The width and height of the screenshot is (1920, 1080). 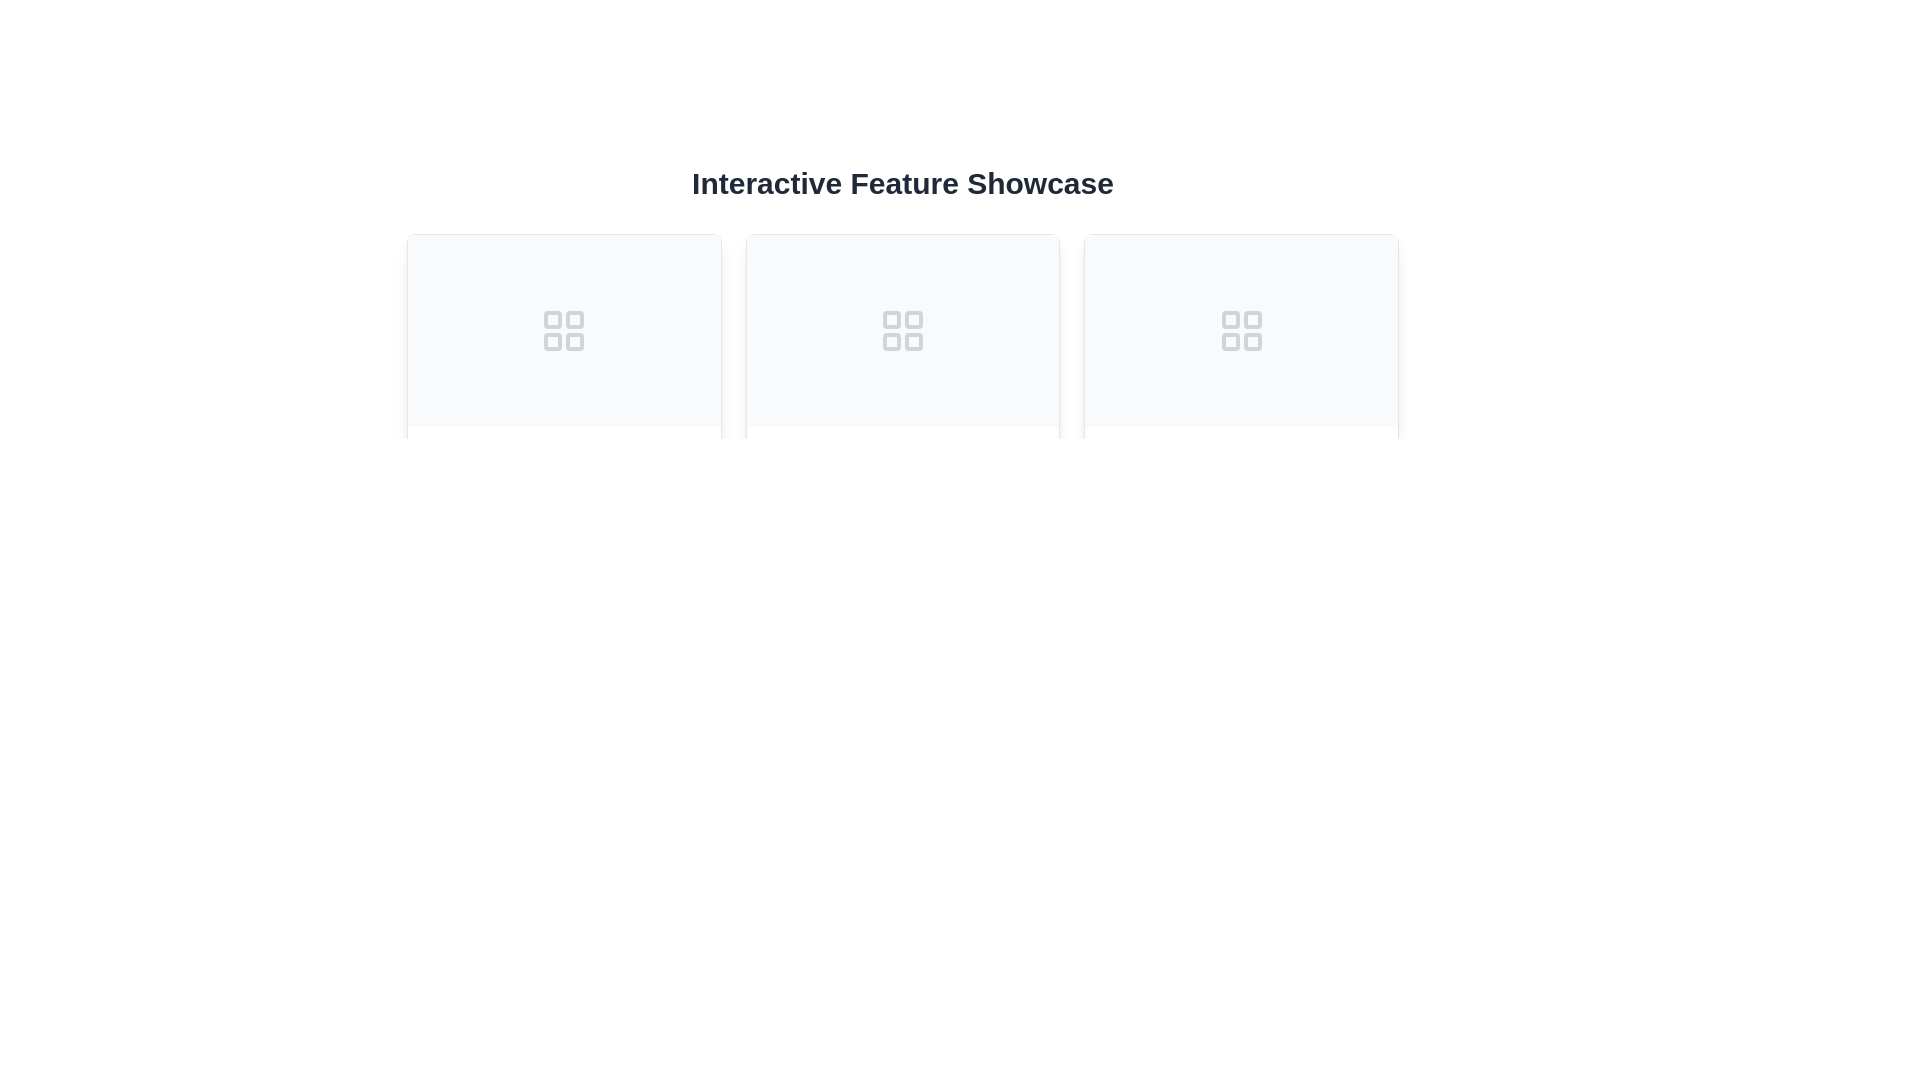 I want to click on the grid-like SVG icon representing a layout grid, which is the third element in a sequence of similar icons, so click(x=1240, y=330).